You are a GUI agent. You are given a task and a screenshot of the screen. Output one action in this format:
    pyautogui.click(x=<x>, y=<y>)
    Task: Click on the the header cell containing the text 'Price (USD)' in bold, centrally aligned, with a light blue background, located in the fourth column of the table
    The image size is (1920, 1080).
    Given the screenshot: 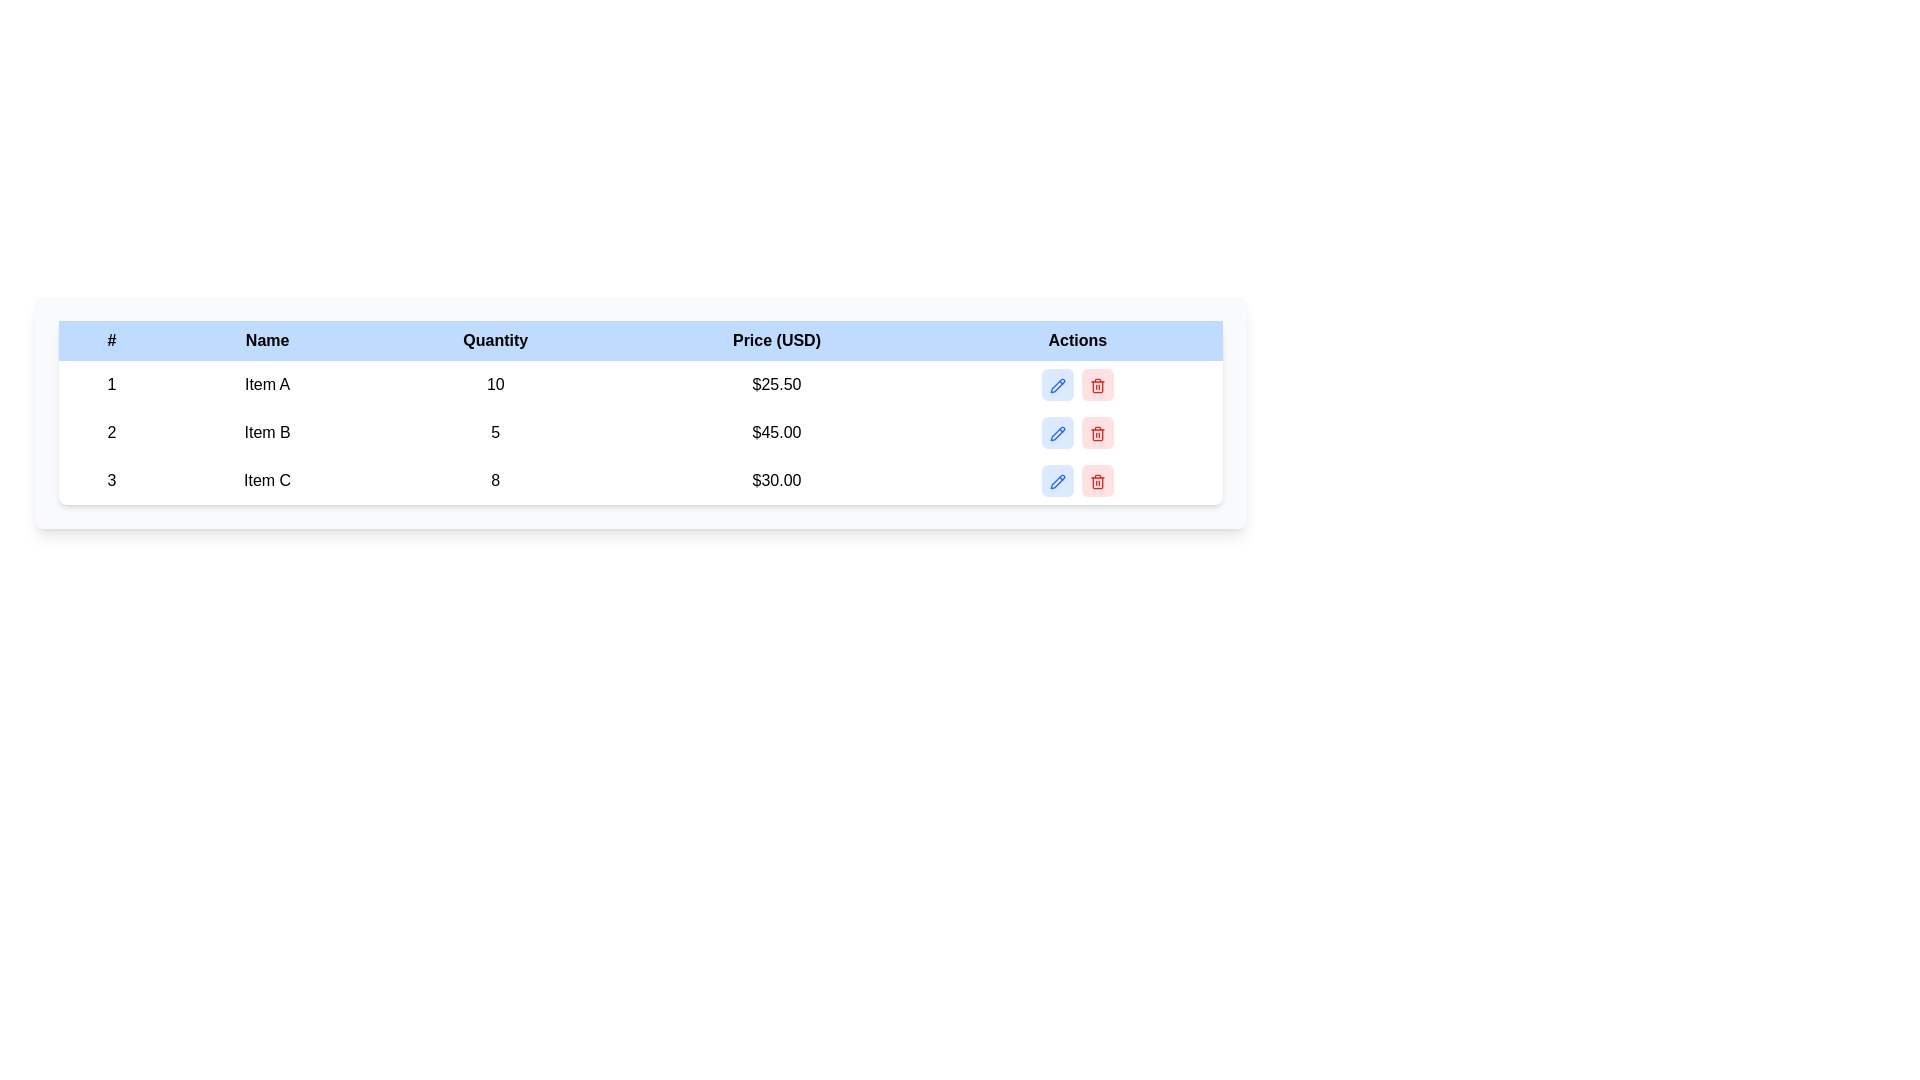 What is the action you would take?
    pyautogui.click(x=776, y=339)
    